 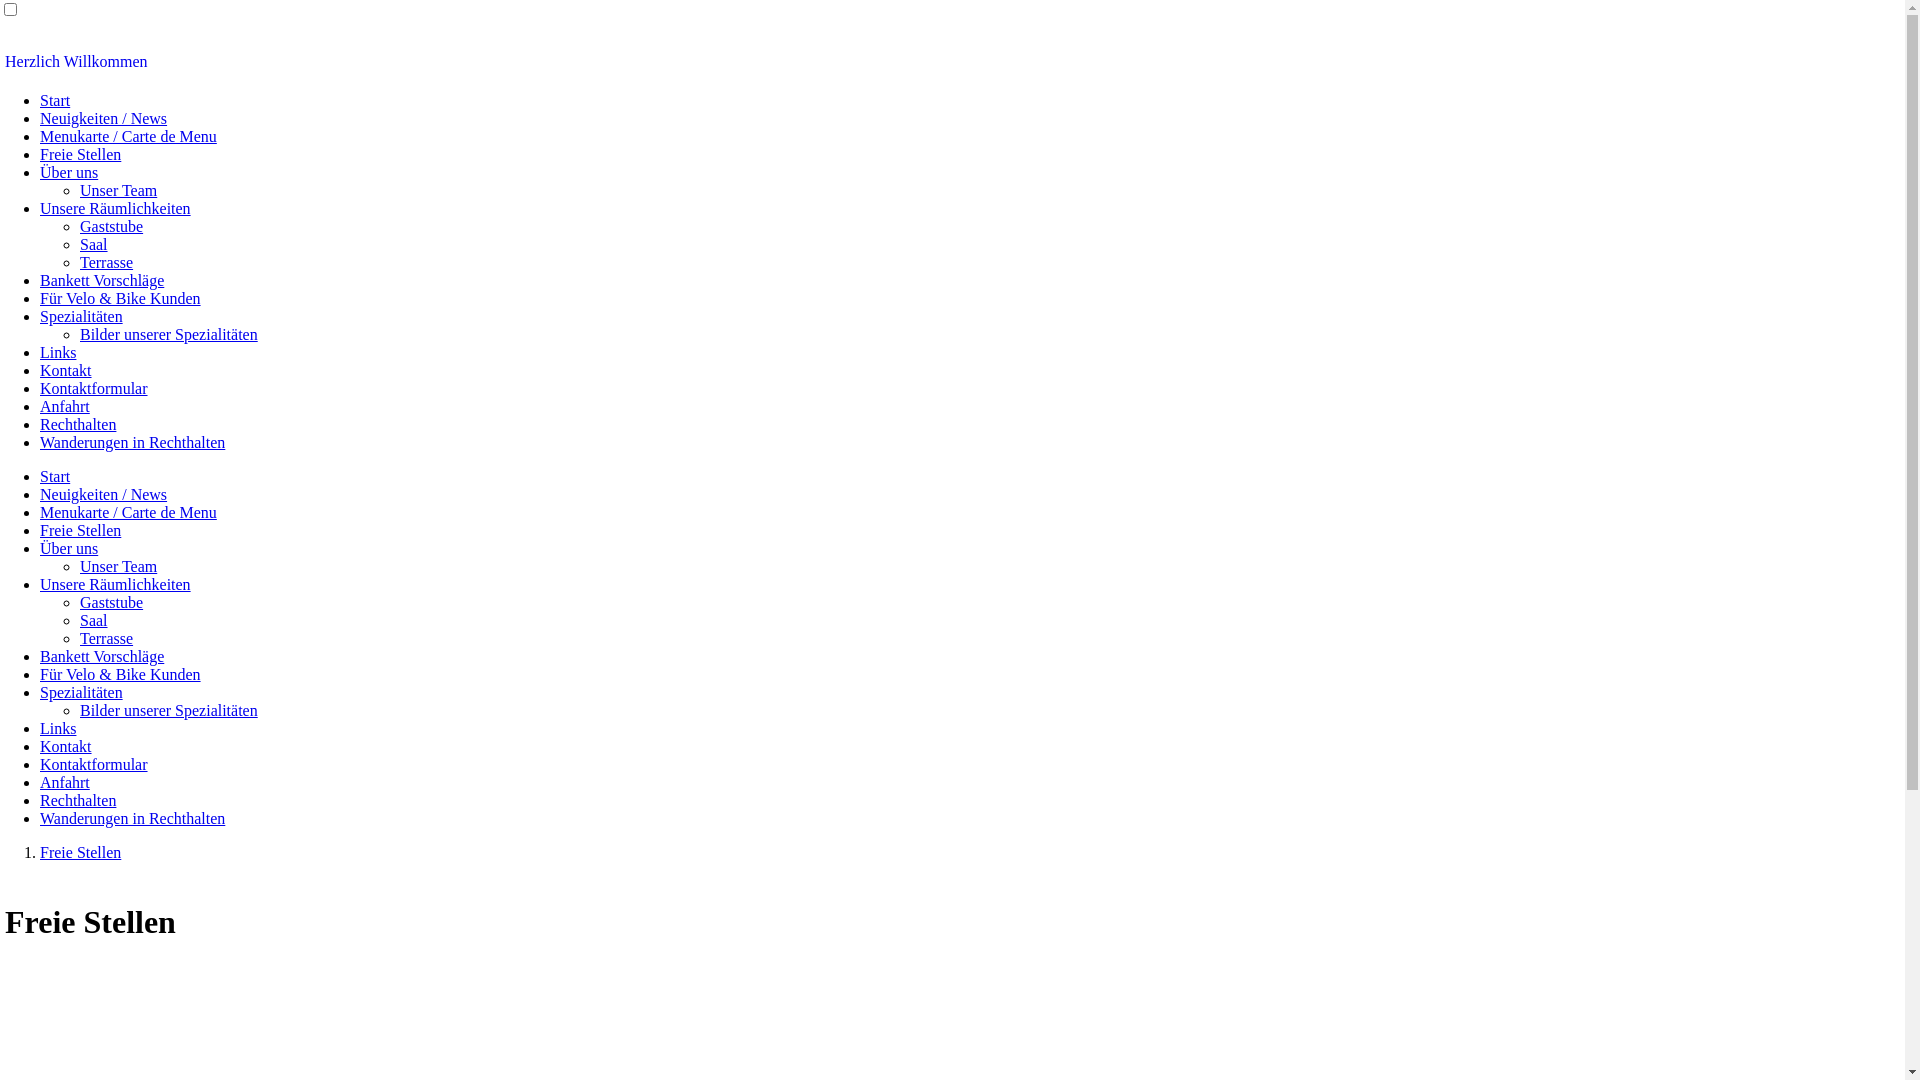 What do you see at coordinates (93, 619) in the screenshot?
I see `'Saal'` at bounding box center [93, 619].